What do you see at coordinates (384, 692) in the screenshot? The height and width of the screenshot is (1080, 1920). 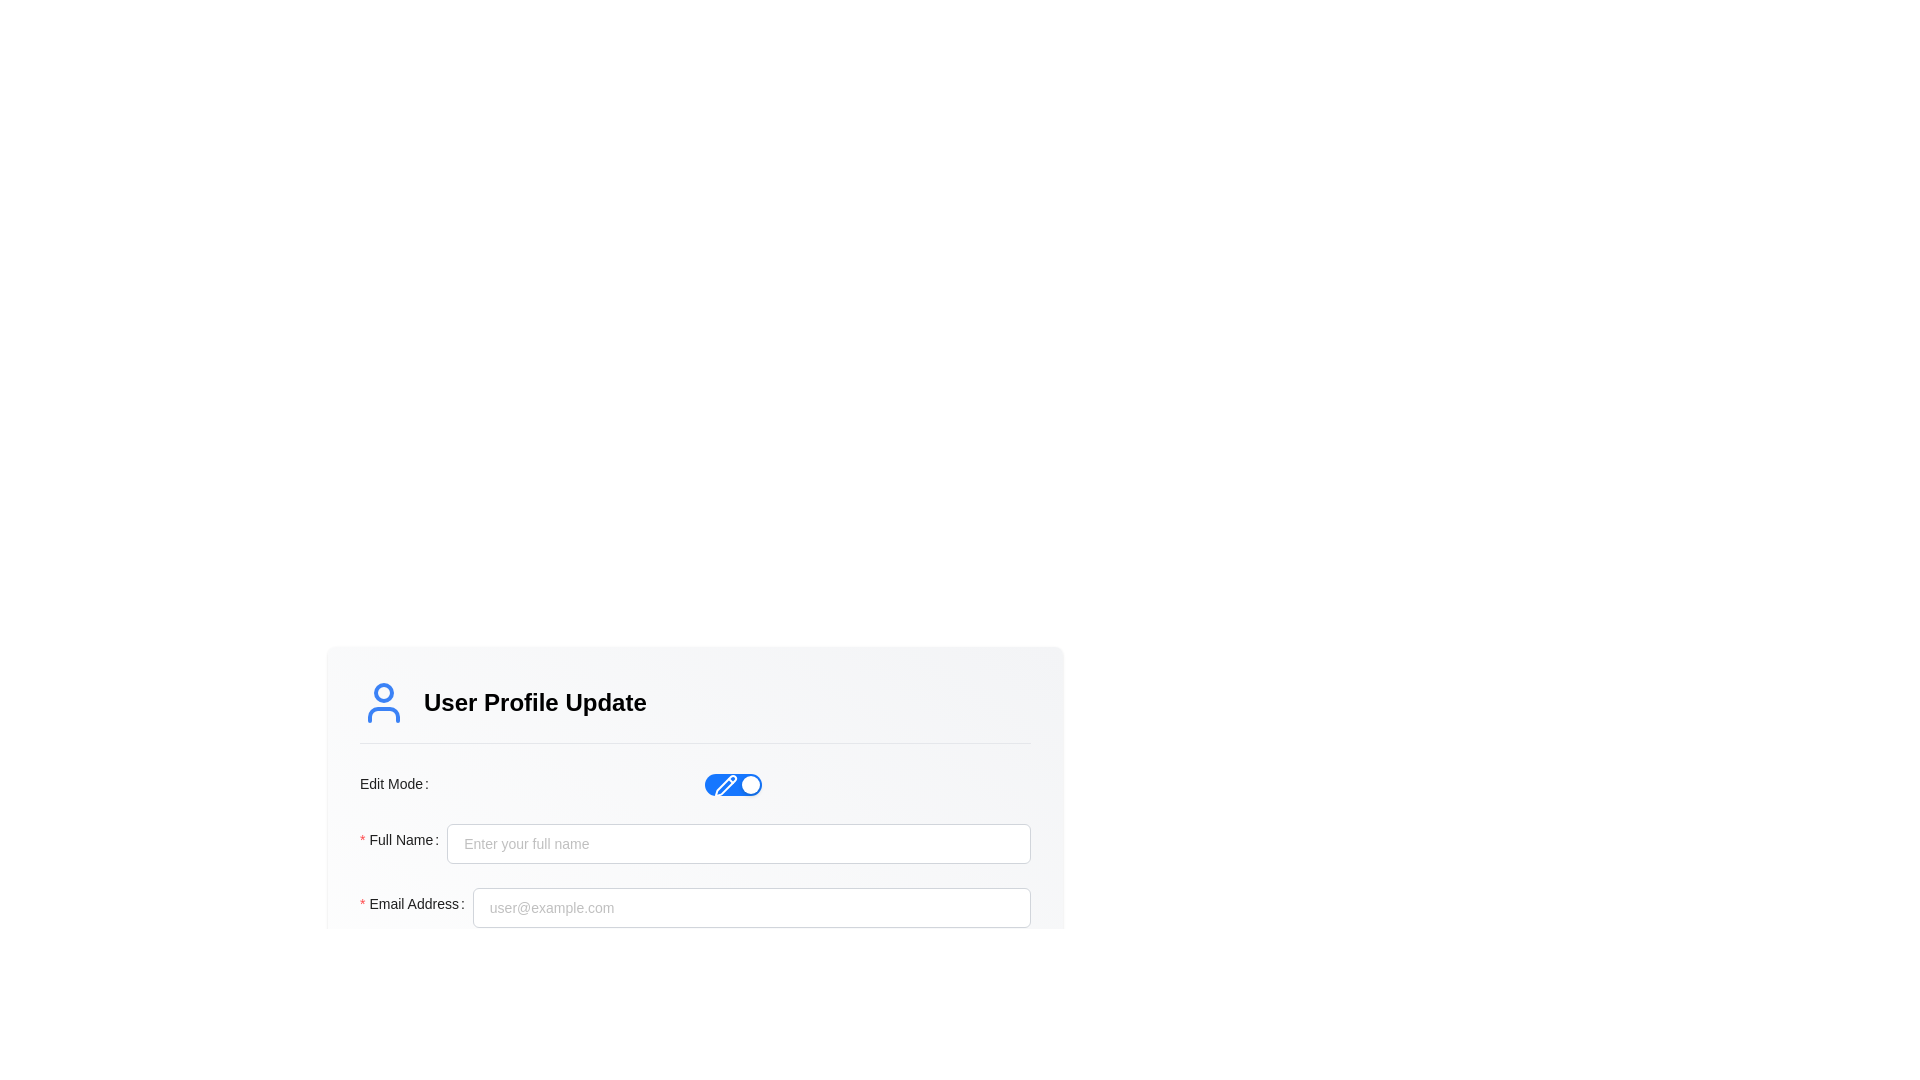 I see `the decorative circle element within the user profile icon, which represents the head in the user profile update section` at bounding box center [384, 692].